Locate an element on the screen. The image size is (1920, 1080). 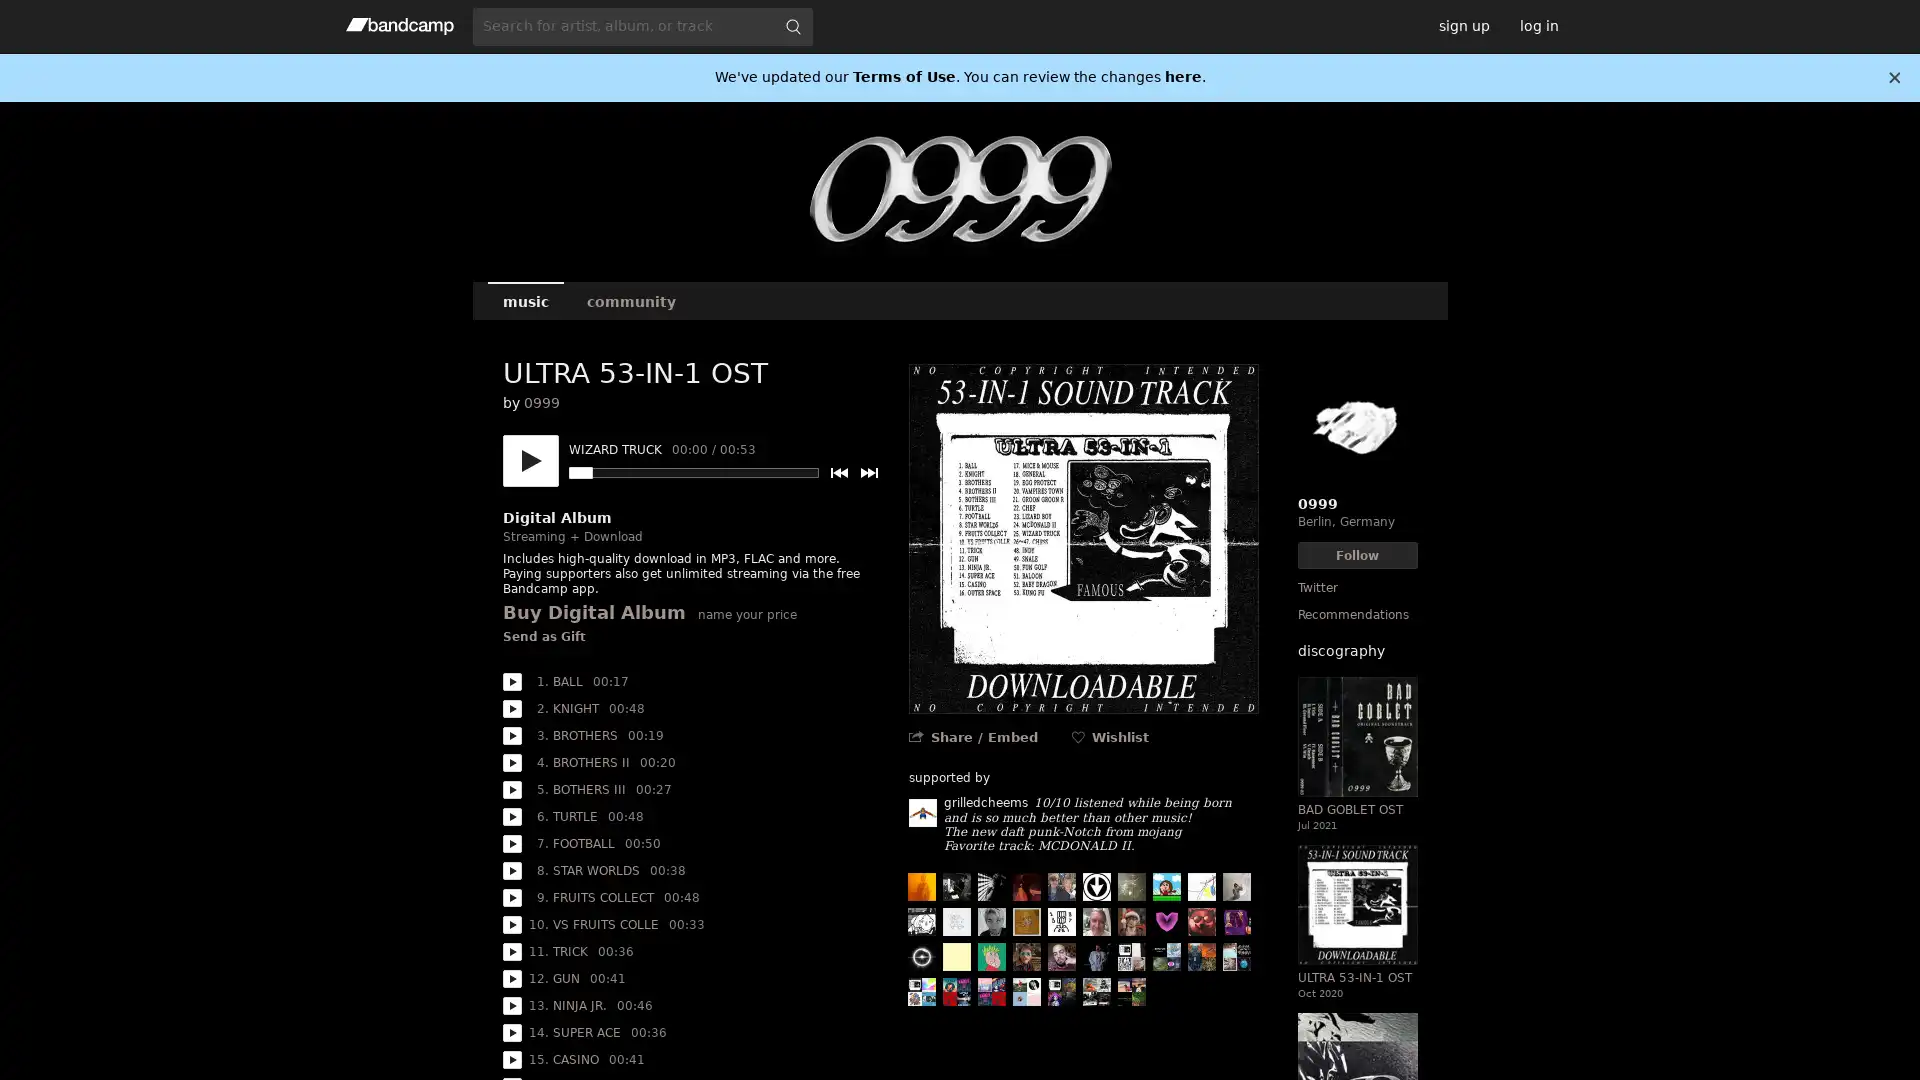
Play GUN is located at coordinates (511, 978).